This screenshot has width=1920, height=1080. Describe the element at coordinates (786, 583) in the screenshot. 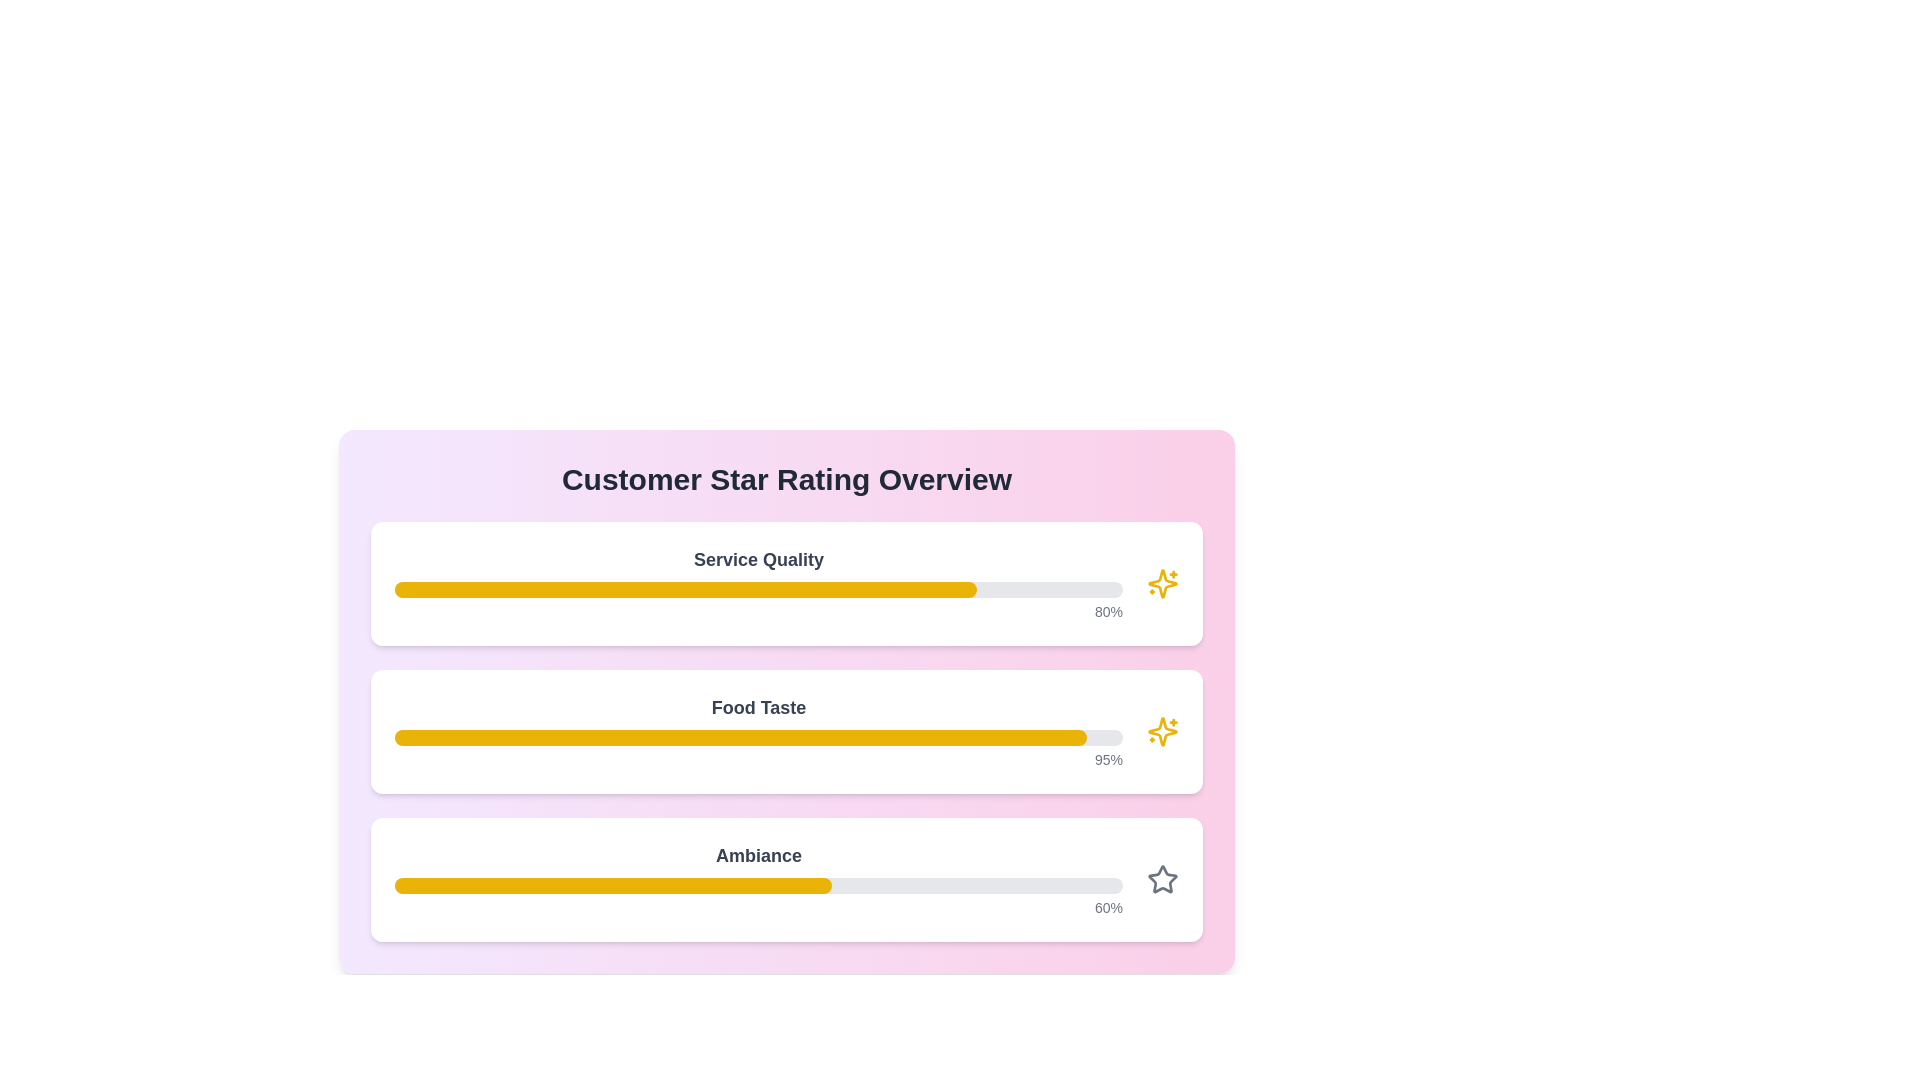

I see `displayed percentage on the Progress bar for 'Service Quality', which is positioned at the top of the stacked list of summary boxes` at that location.